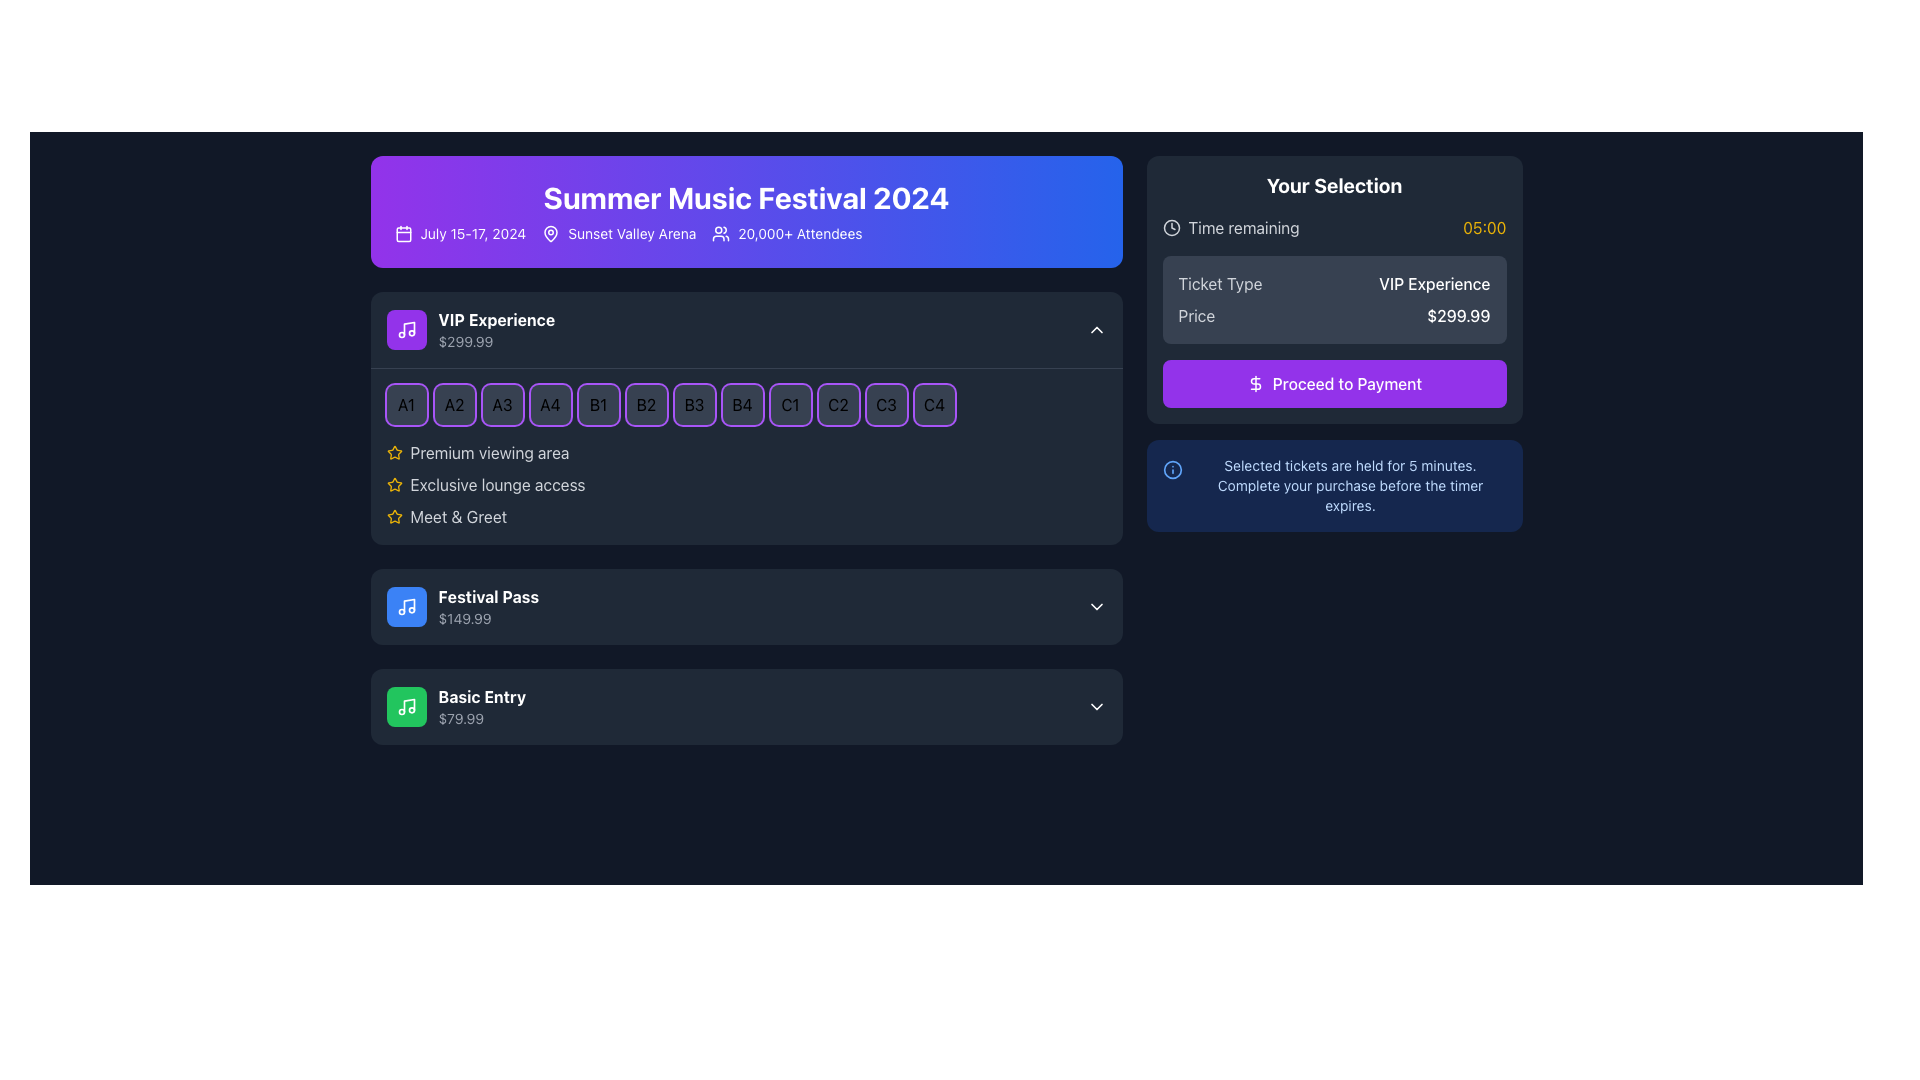 The height and width of the screenshot is (1080, 1920). Describe the element at coordinates (1230, 226) in the screenshot. I see `the Text label with an icon that indicates the remaining time for the current selection, located in the upper portion of the 'Your Selection' section, to the left of the countdown timer displaying '05:00'` at that location.